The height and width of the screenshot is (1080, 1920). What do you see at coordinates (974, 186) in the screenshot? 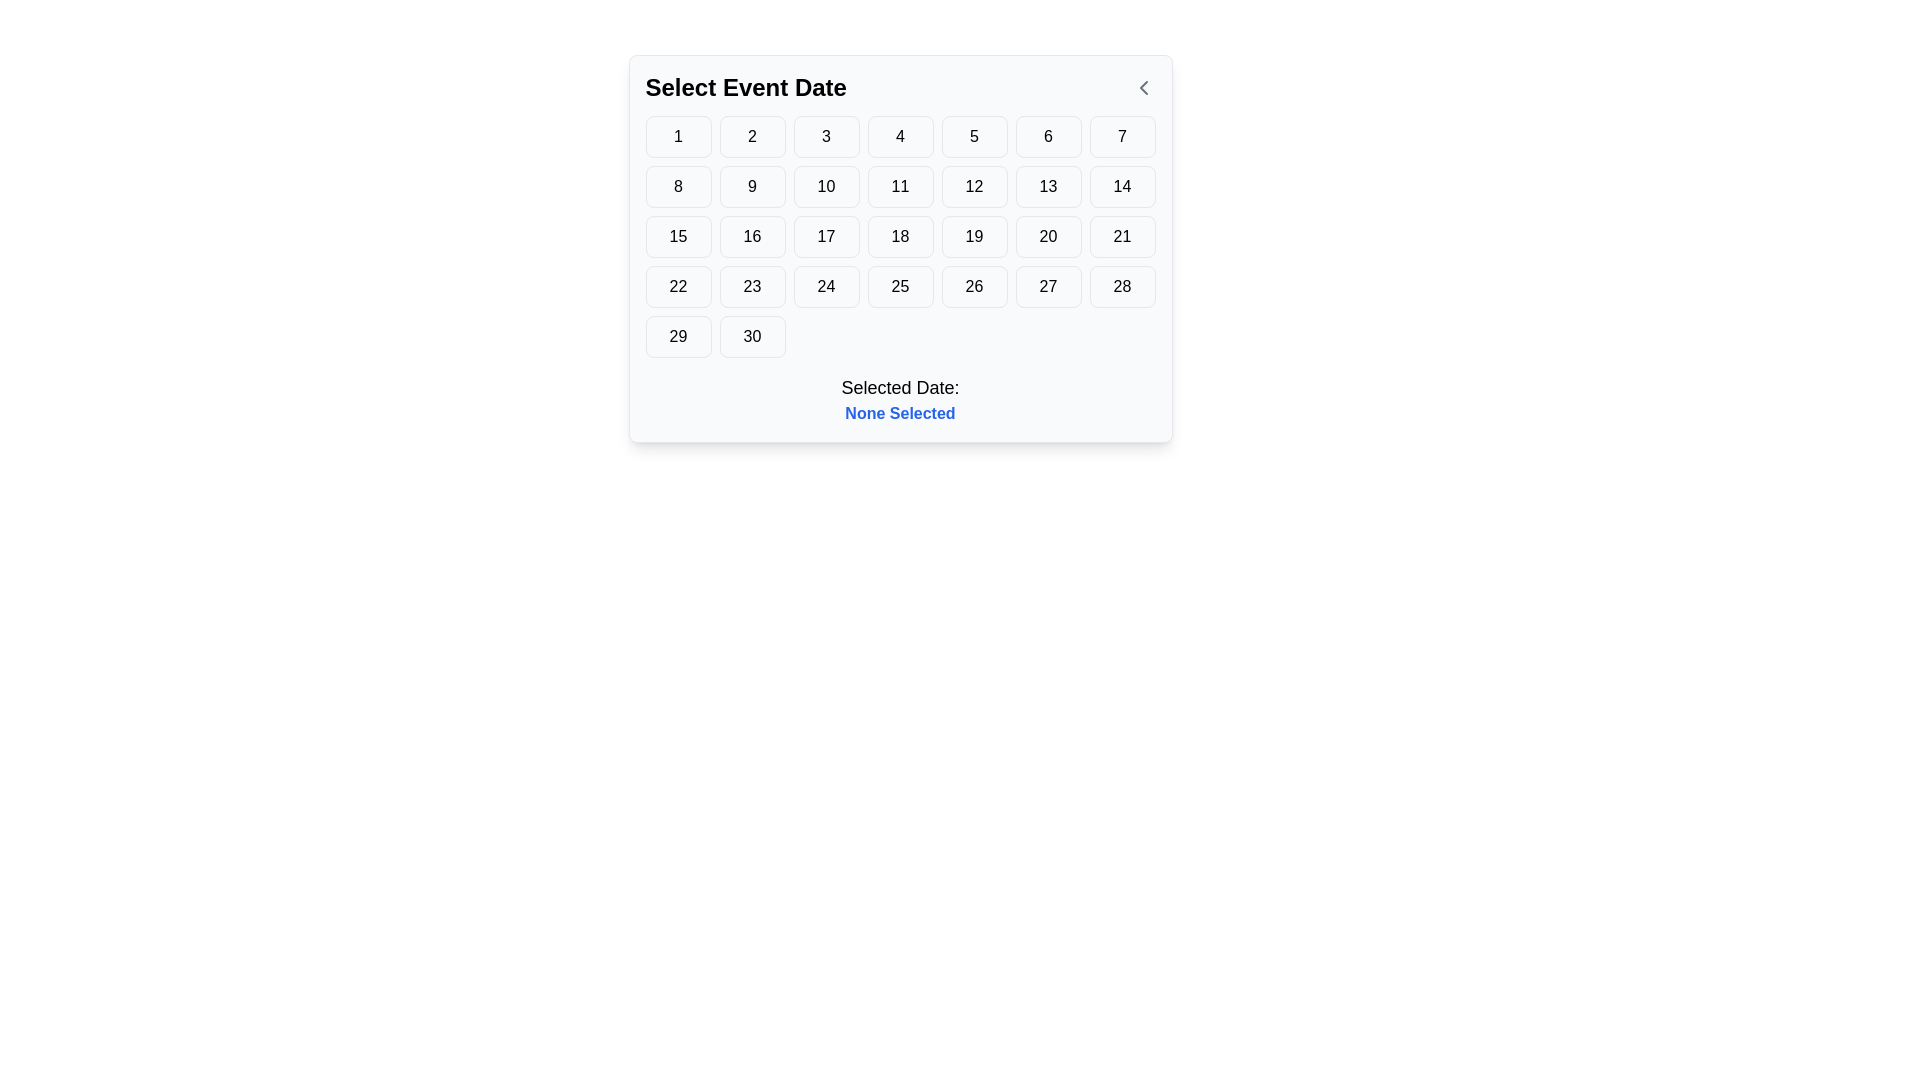
I see `the button in the second row and fifth column of the date selection grid` at bounding box center [974, 186].